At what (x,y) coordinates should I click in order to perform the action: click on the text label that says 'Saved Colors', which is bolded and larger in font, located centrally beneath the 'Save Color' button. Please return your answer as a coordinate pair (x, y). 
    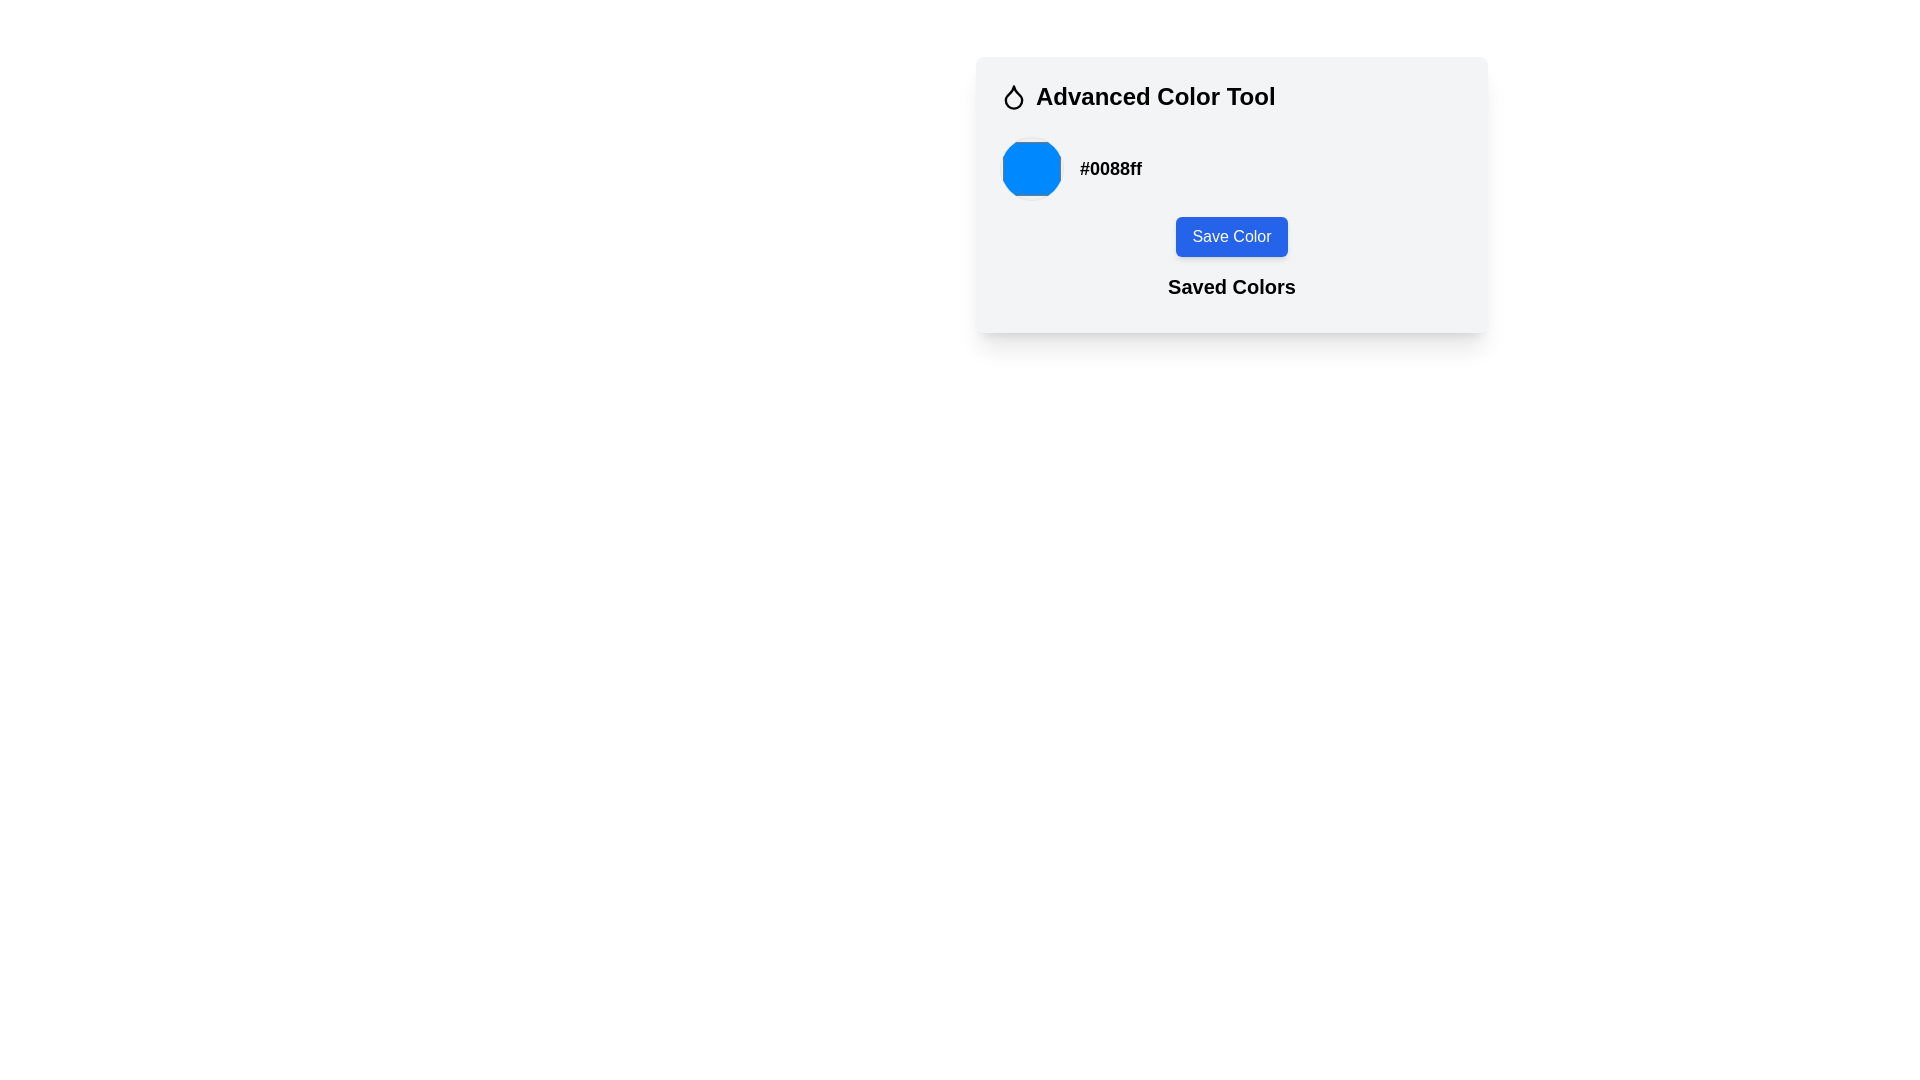
    Looking at the image, I should click on (1231, 286).